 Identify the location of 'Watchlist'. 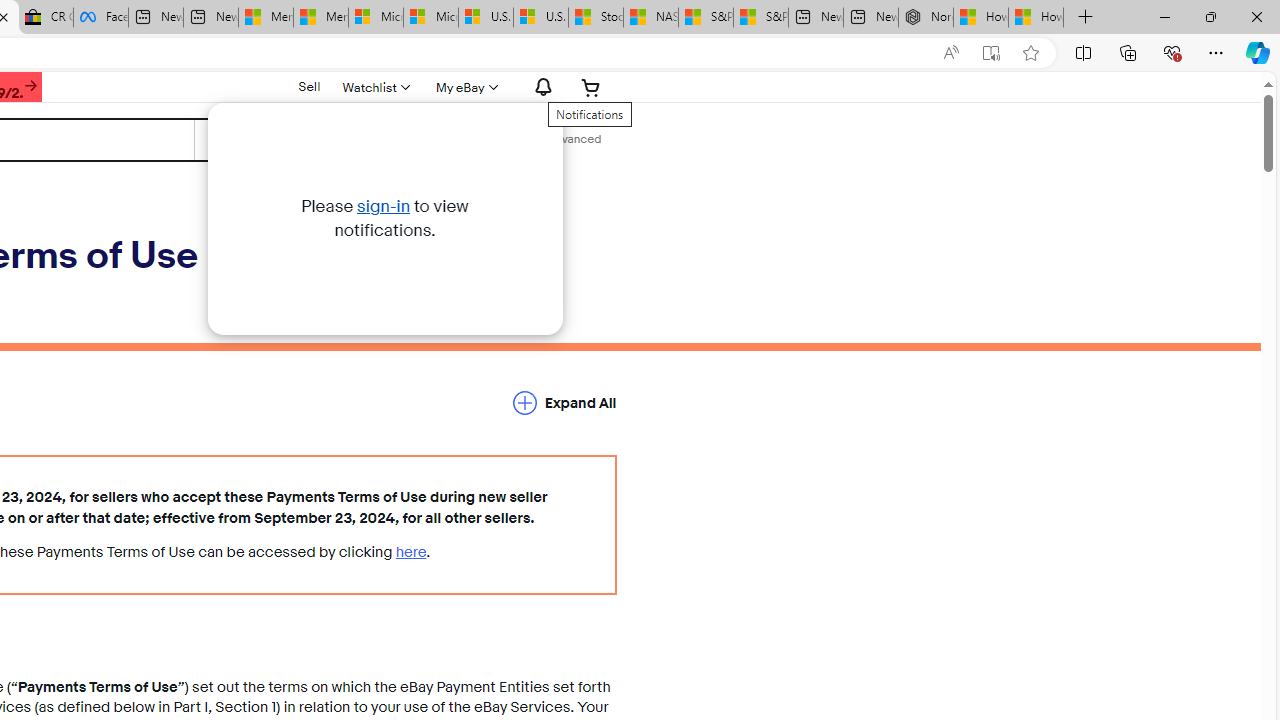
(375, 86).